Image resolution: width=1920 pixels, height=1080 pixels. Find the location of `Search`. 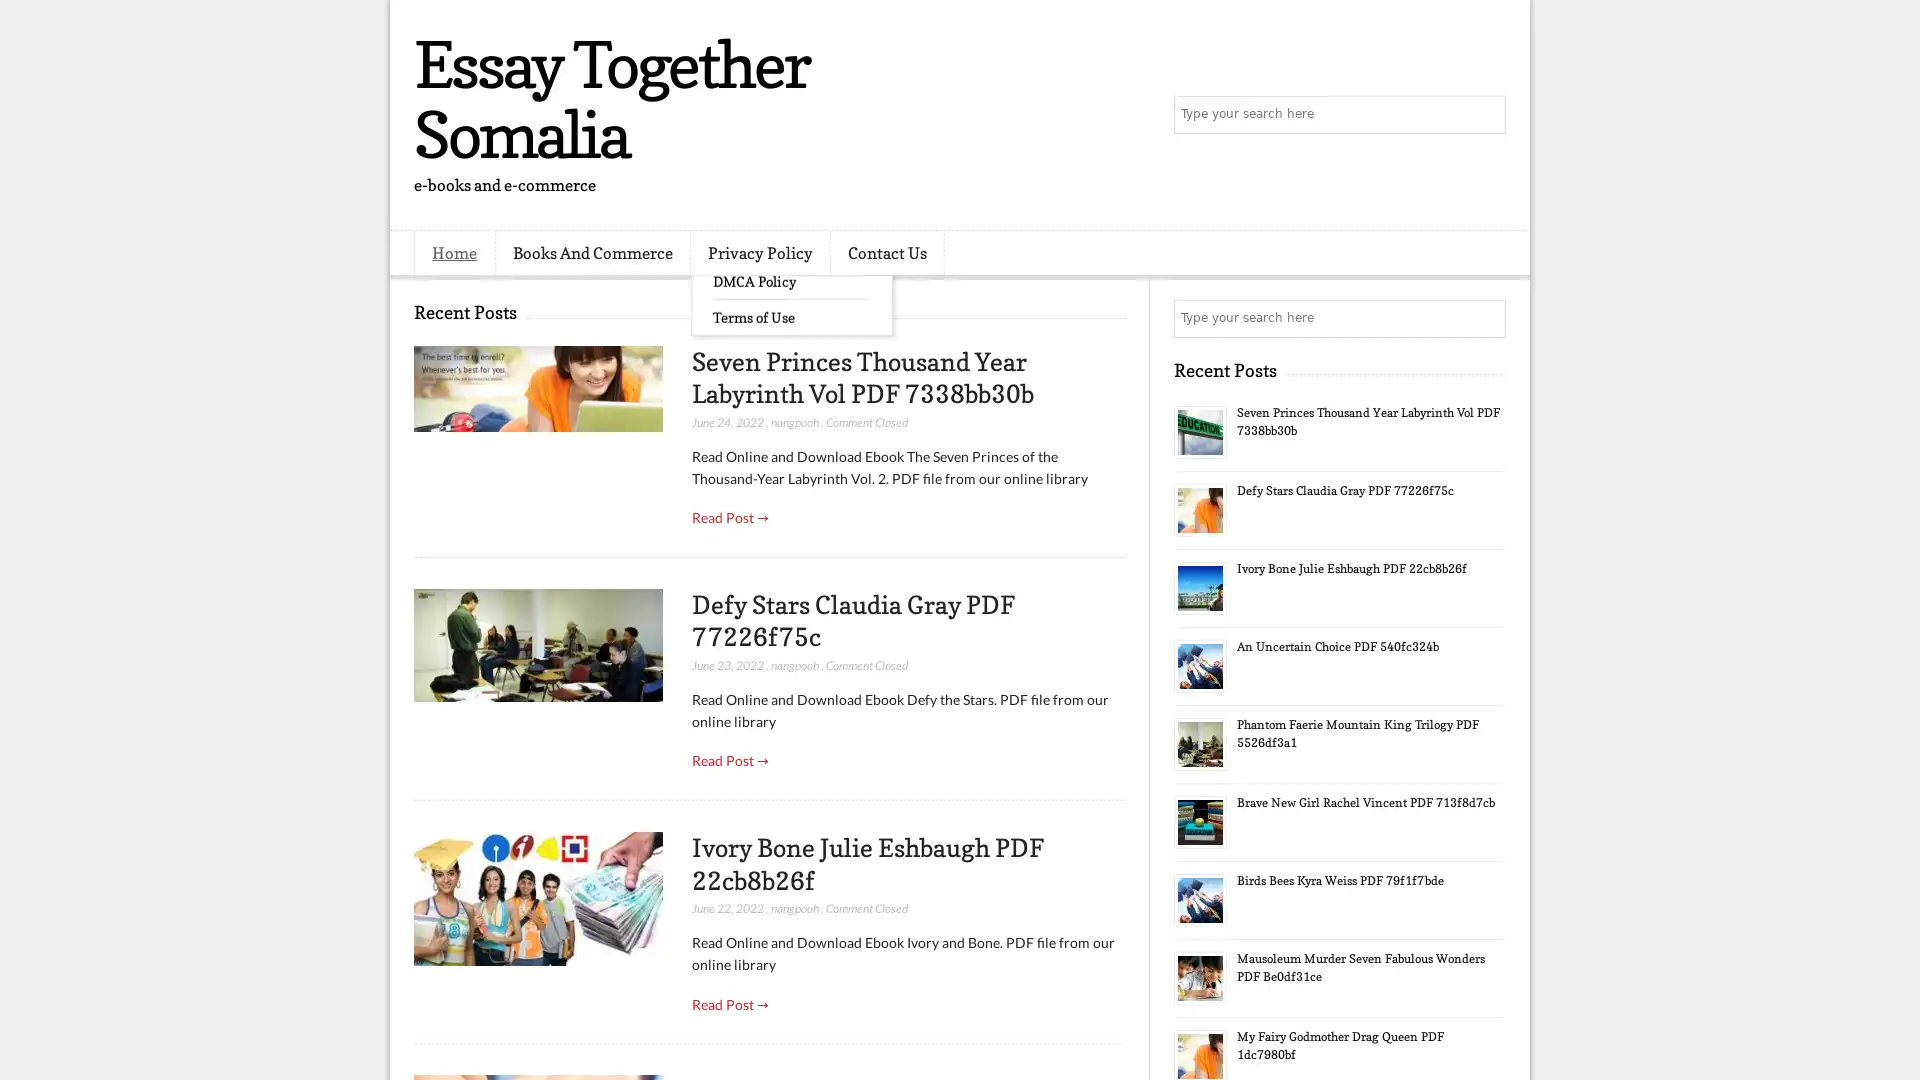

Search is located at coordinates (1485, 115).